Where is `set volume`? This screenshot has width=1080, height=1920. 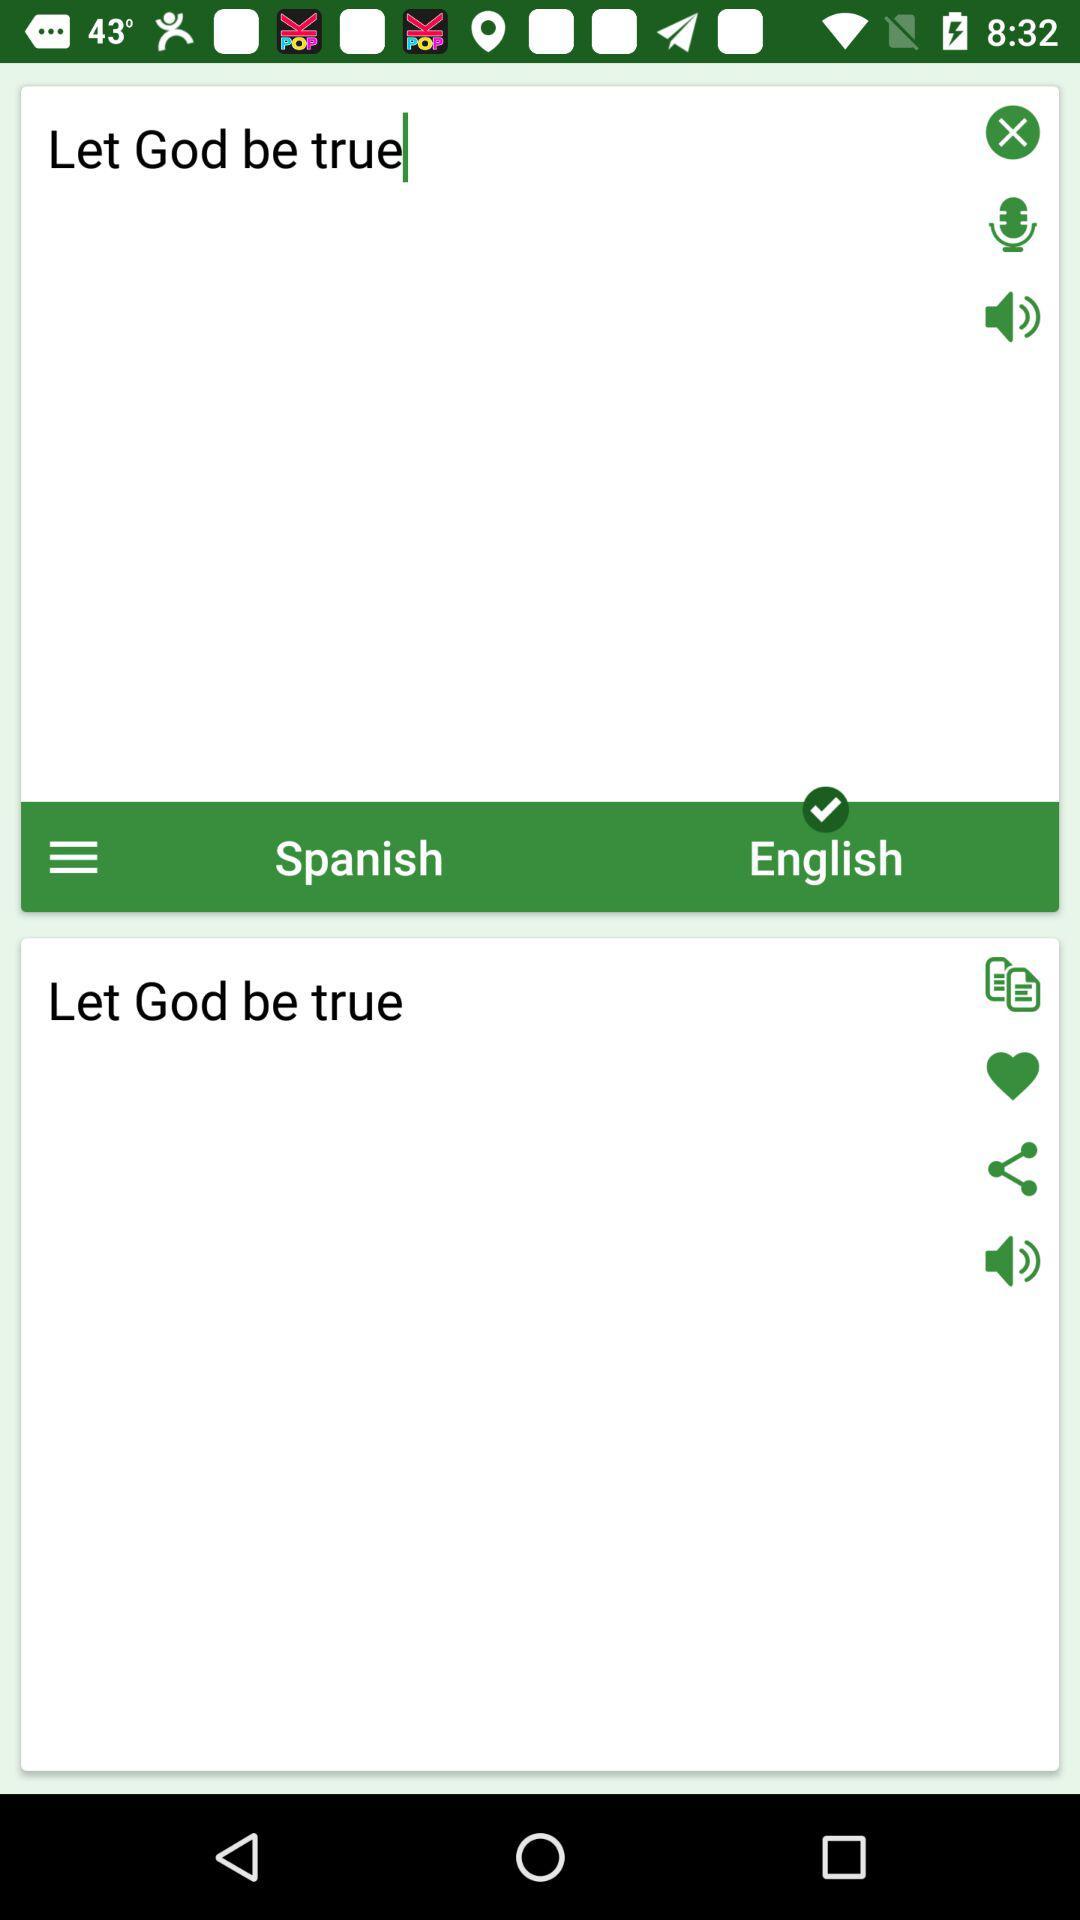
set volume is located at coordinates (1012, 315).